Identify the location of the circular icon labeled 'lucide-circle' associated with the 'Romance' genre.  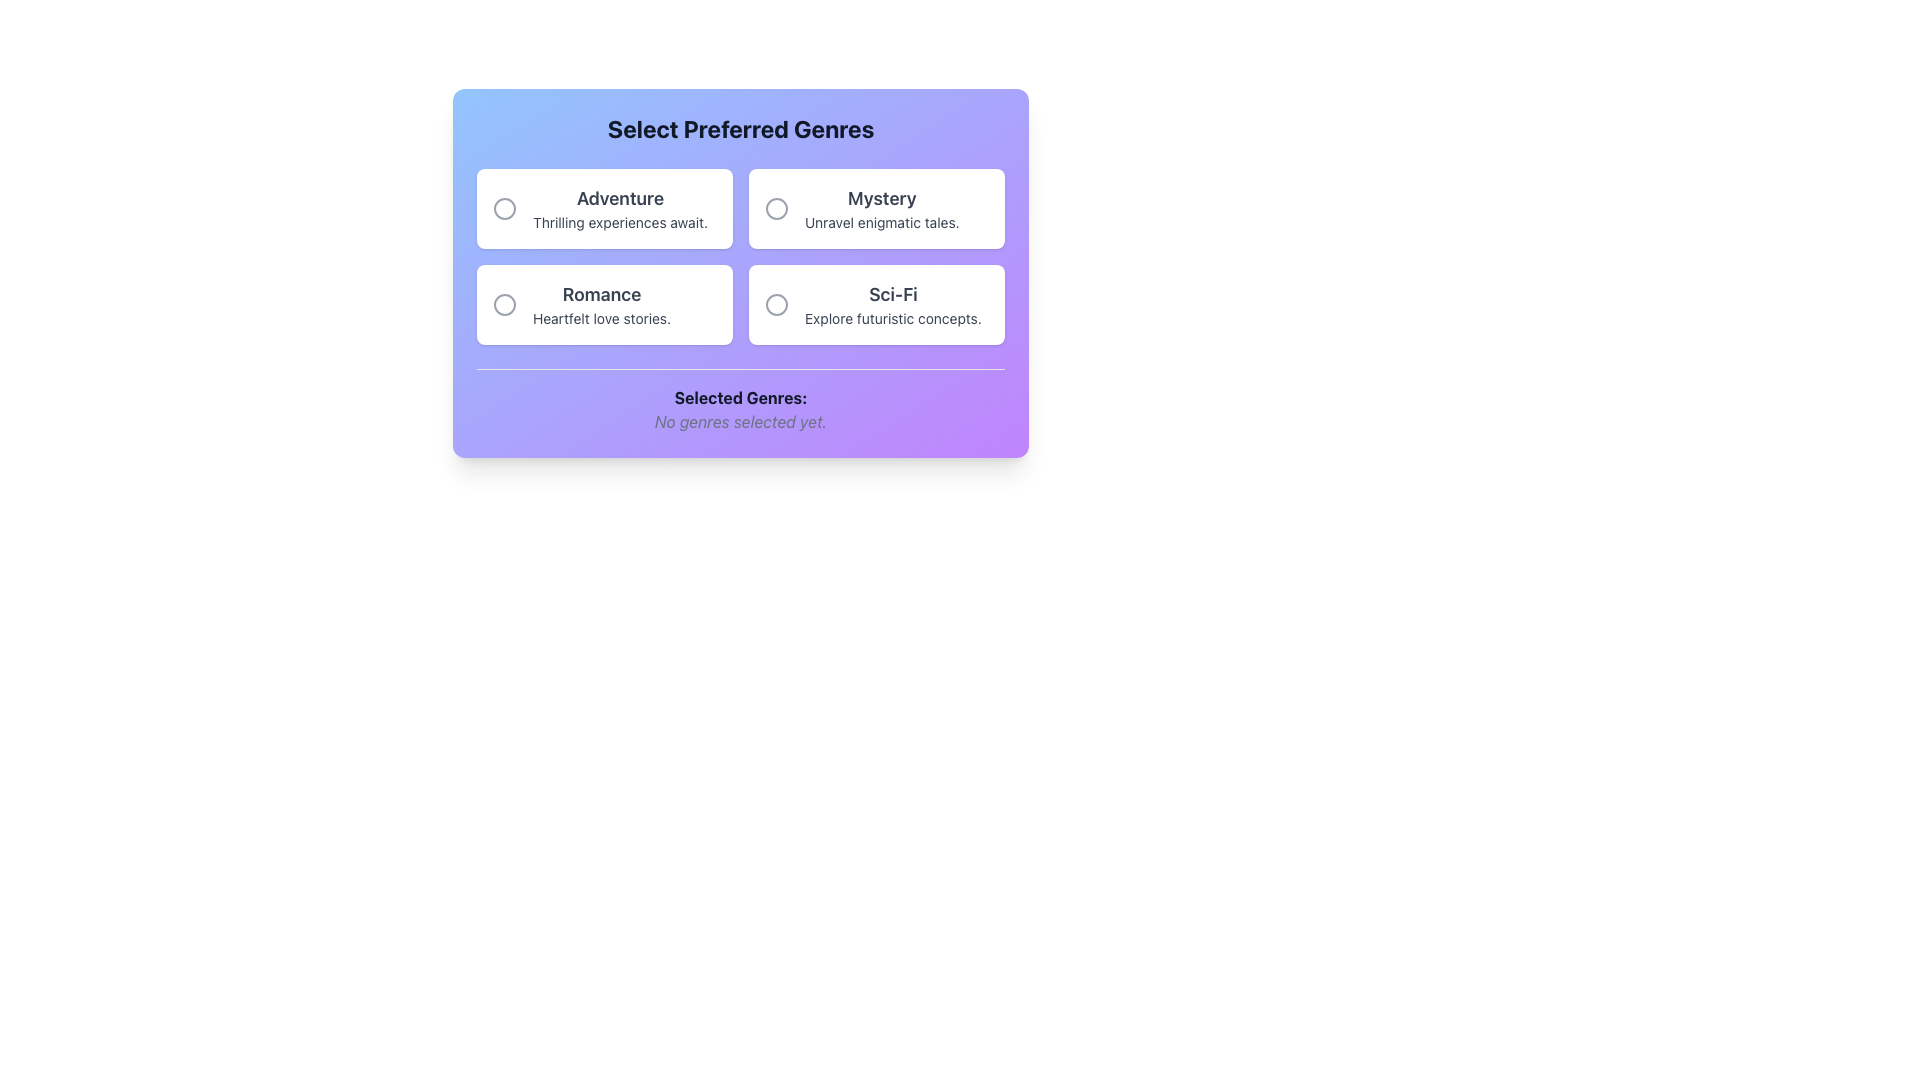
(504, 304).